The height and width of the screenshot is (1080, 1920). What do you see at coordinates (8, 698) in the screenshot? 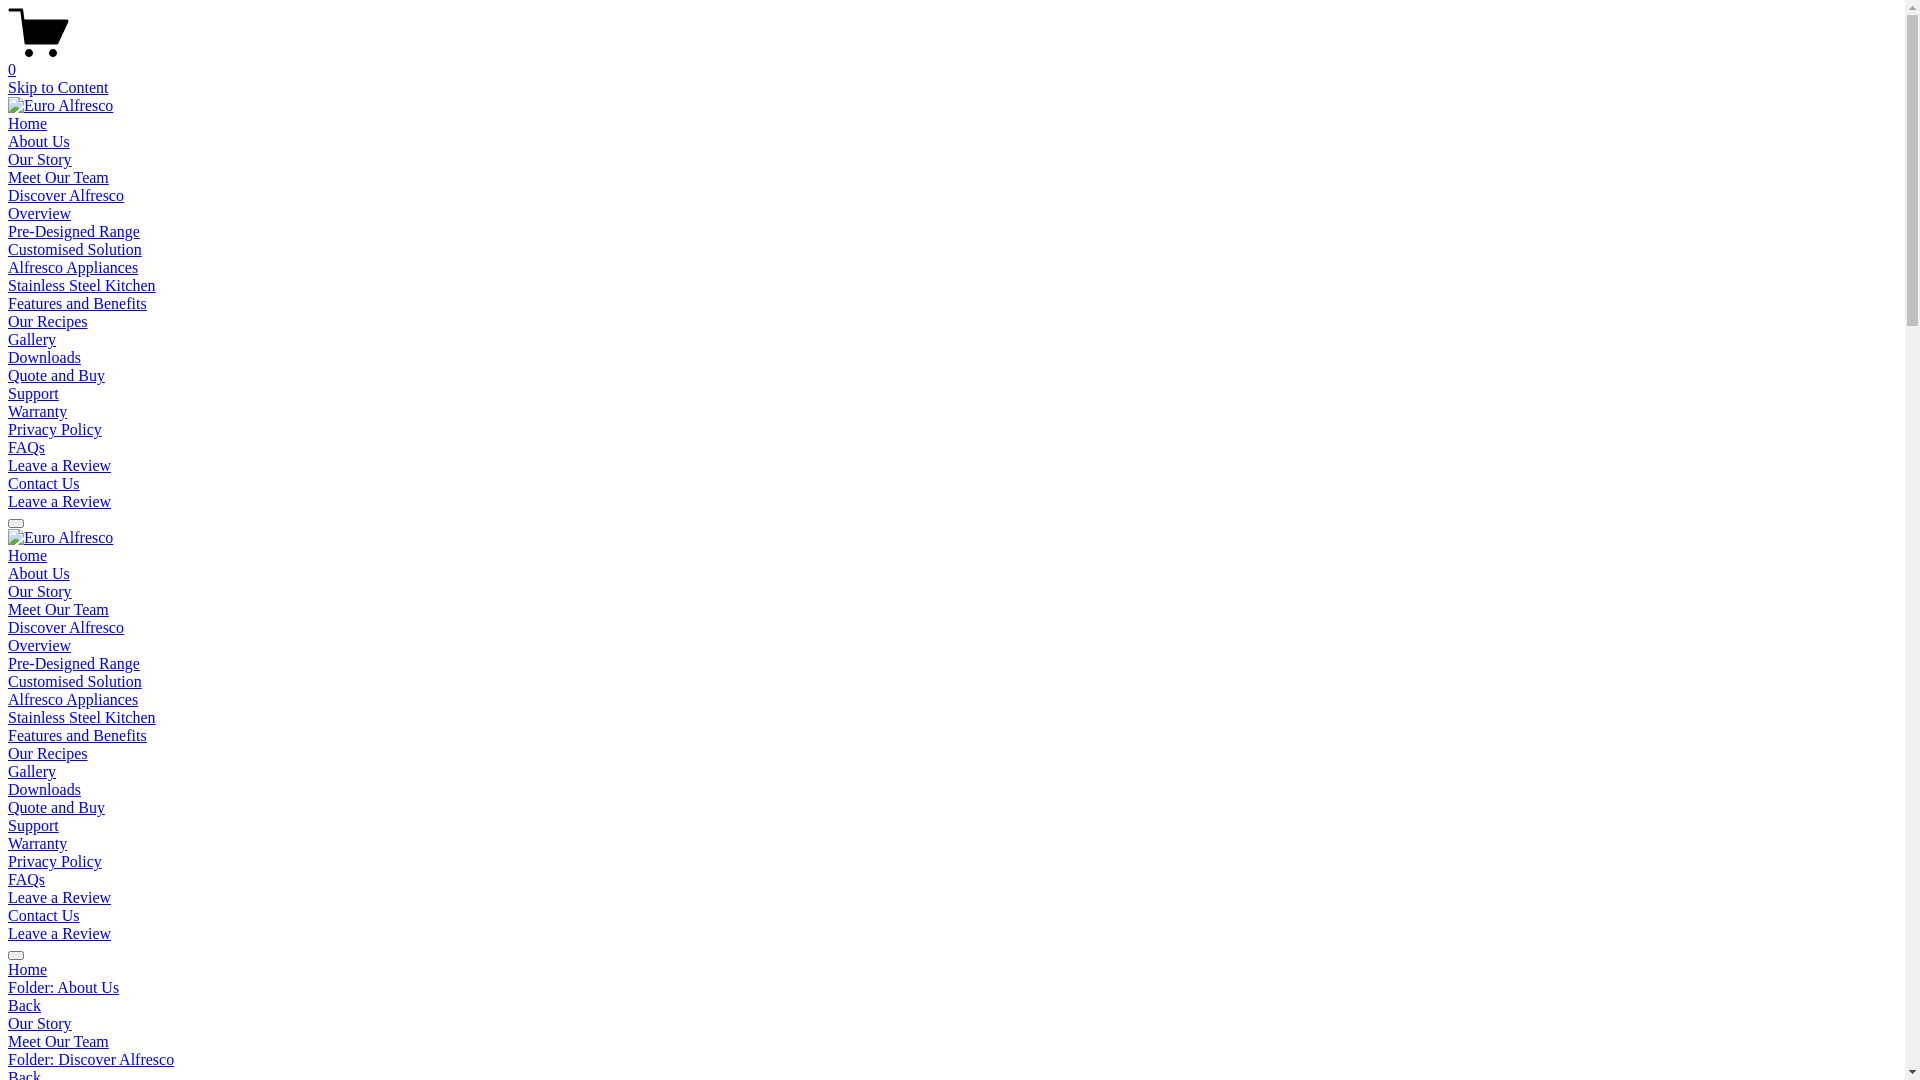
I see `'Alfresco Appliances'` at bounding box center [8, 698].